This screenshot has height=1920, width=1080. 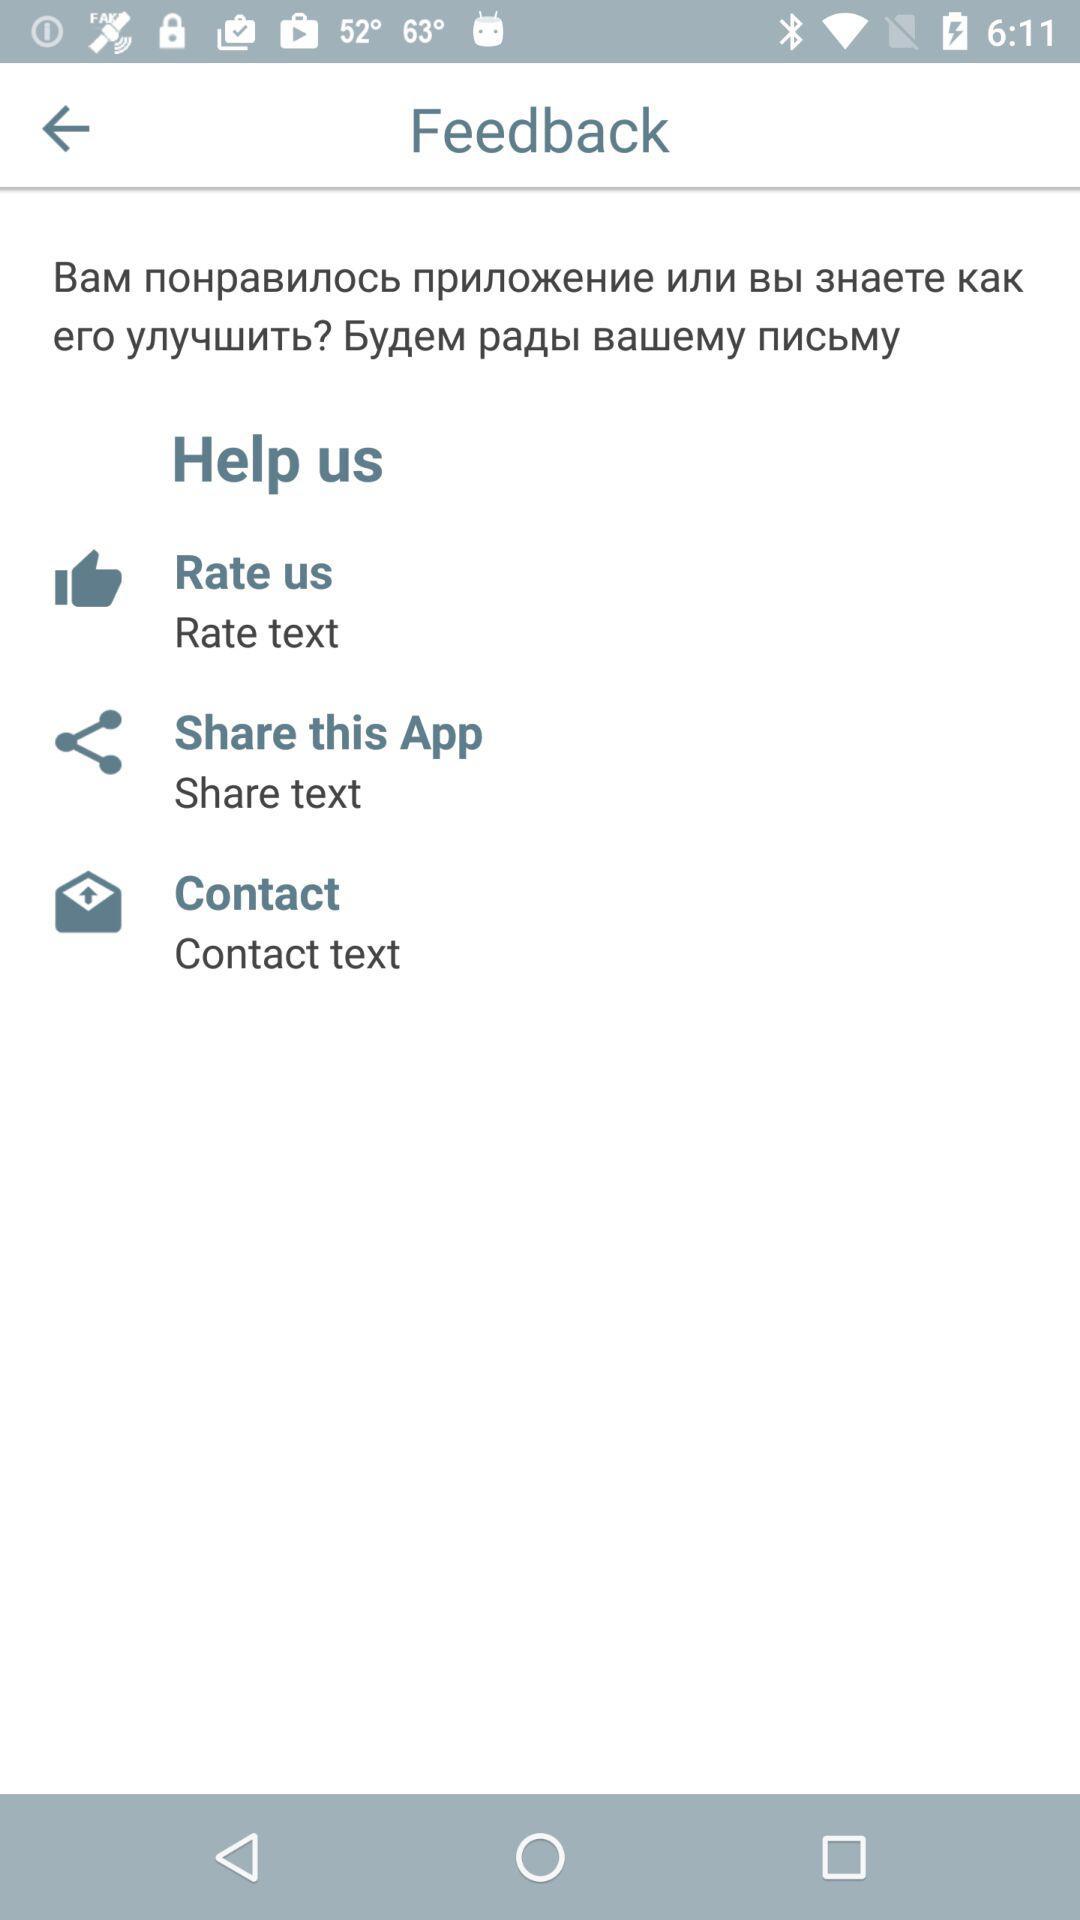 What do you see at coordinates (86, 579) in the screenshot?
I see `rate the text` at bounding box center [86, 579].